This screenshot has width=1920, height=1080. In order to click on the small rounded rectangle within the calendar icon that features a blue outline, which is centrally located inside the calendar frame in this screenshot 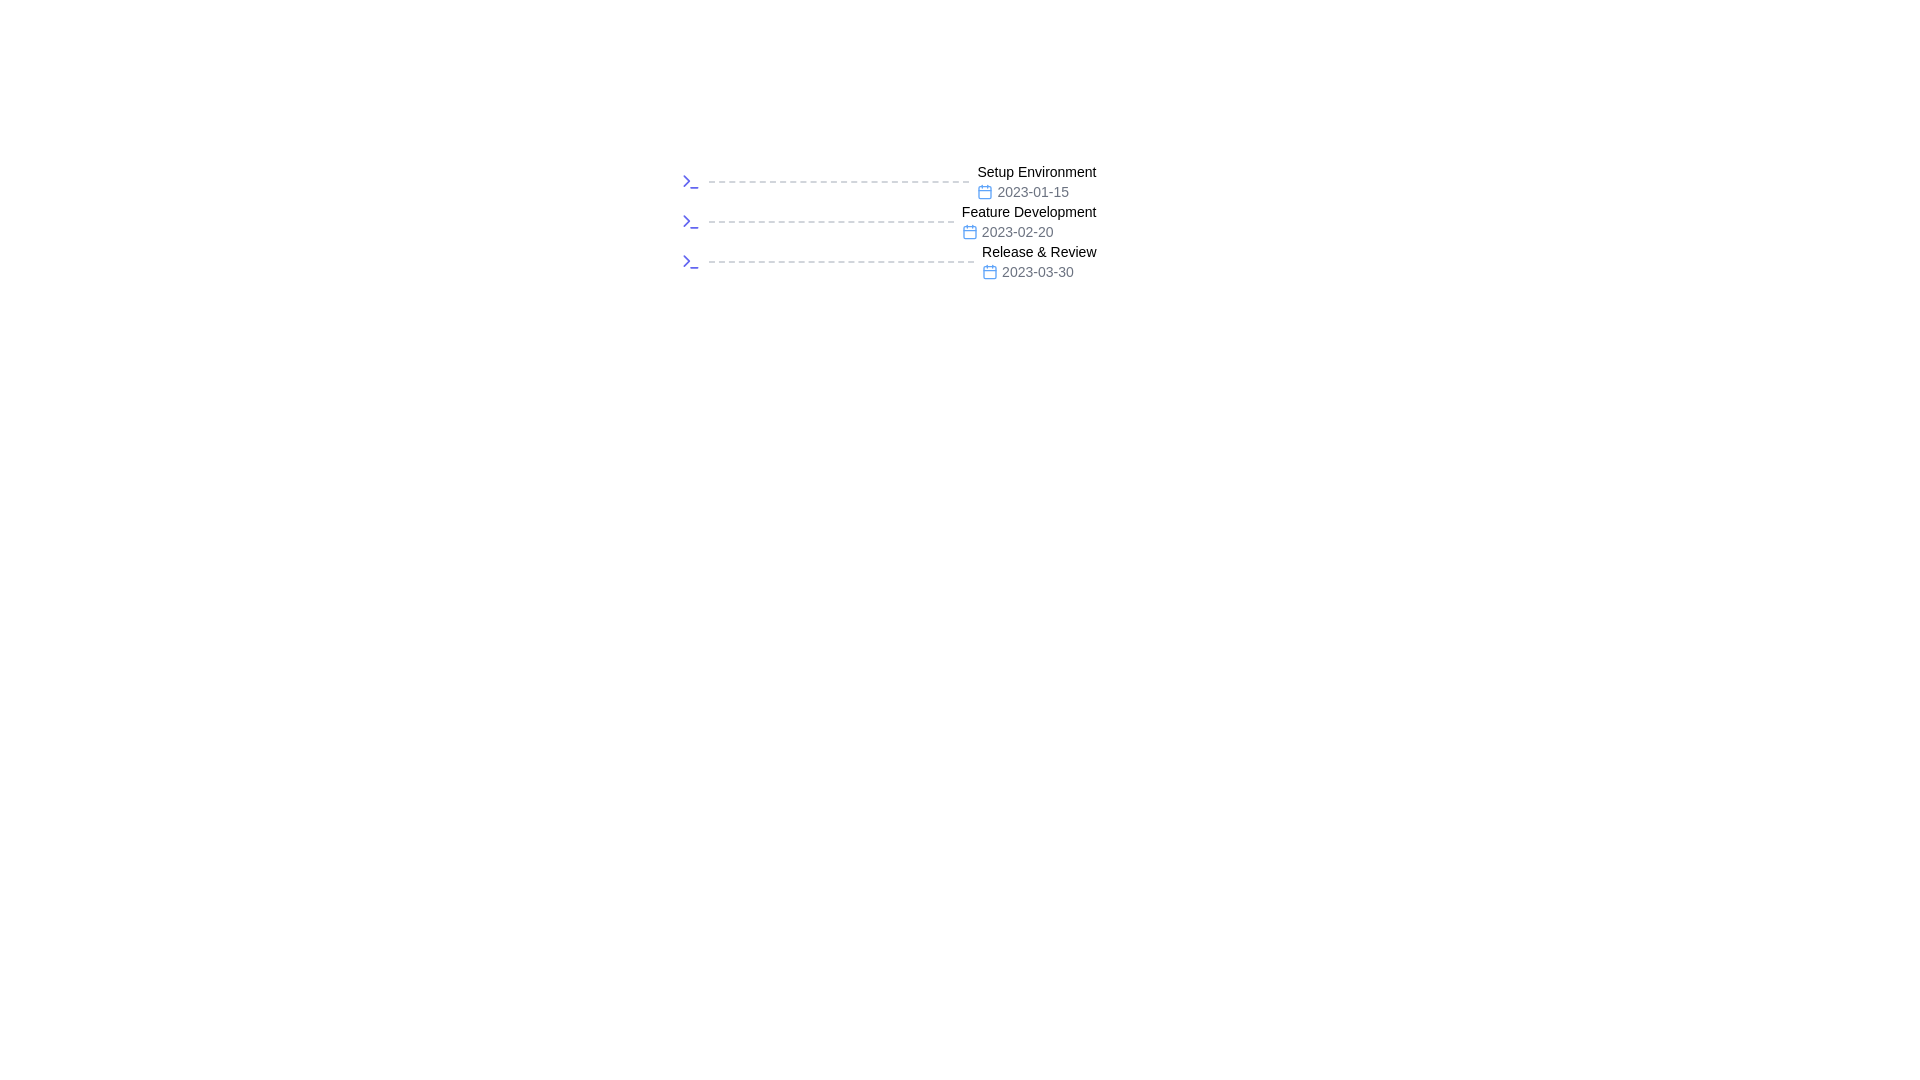, I will do `click(985, 192)`.